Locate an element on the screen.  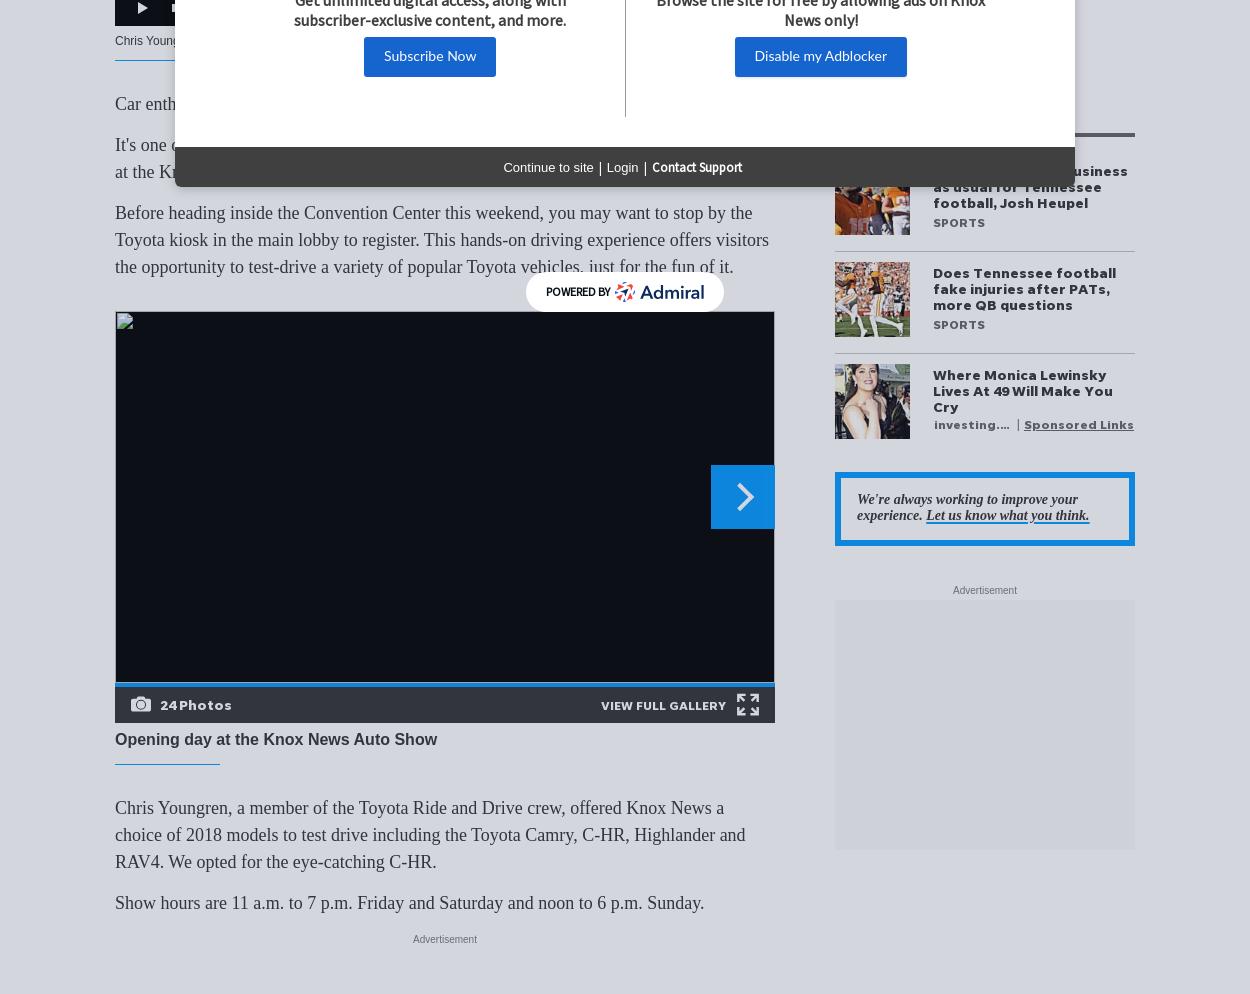
'Show hours are 11 a.m. to 7 p.m. Friday and Saturday and noon to 6 p.m. Sunday.' is located at coordinates (114, 902).